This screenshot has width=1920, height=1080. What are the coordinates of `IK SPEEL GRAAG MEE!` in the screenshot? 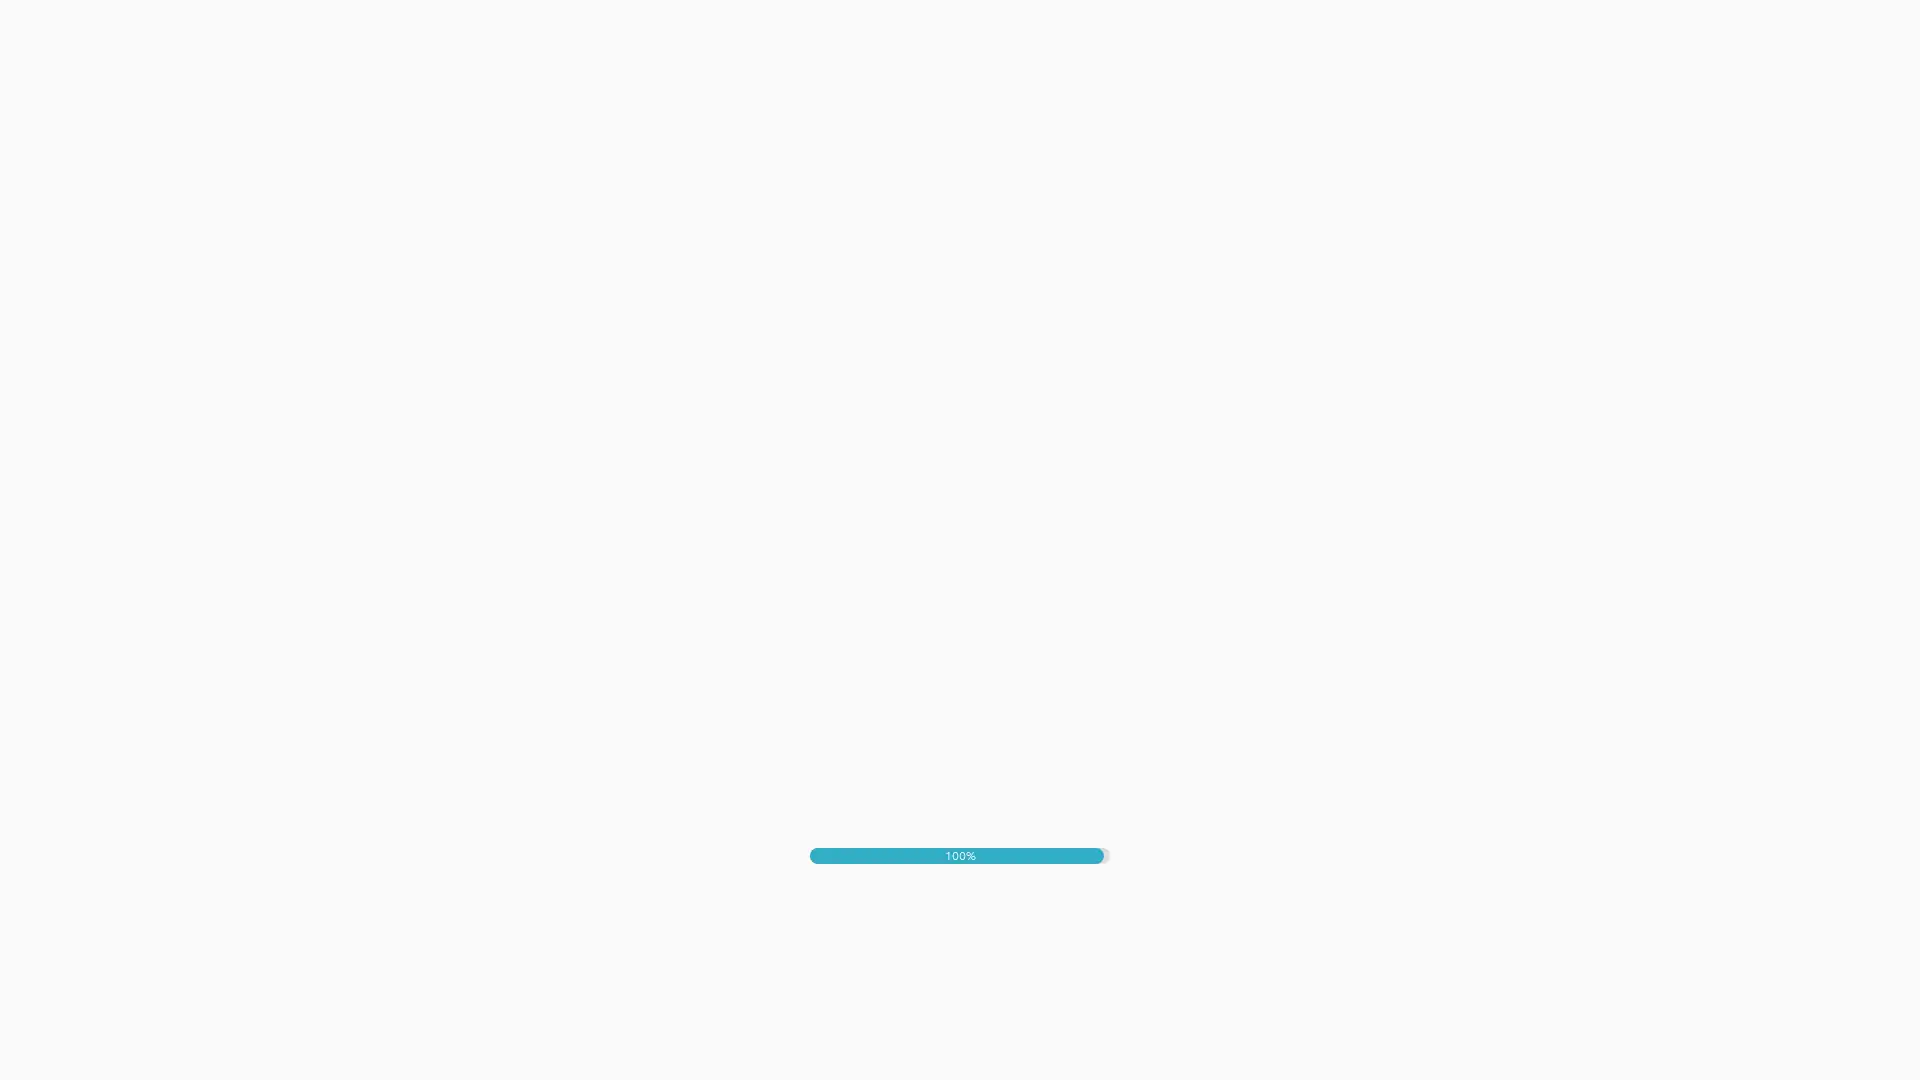 It's located at (994, 1026).